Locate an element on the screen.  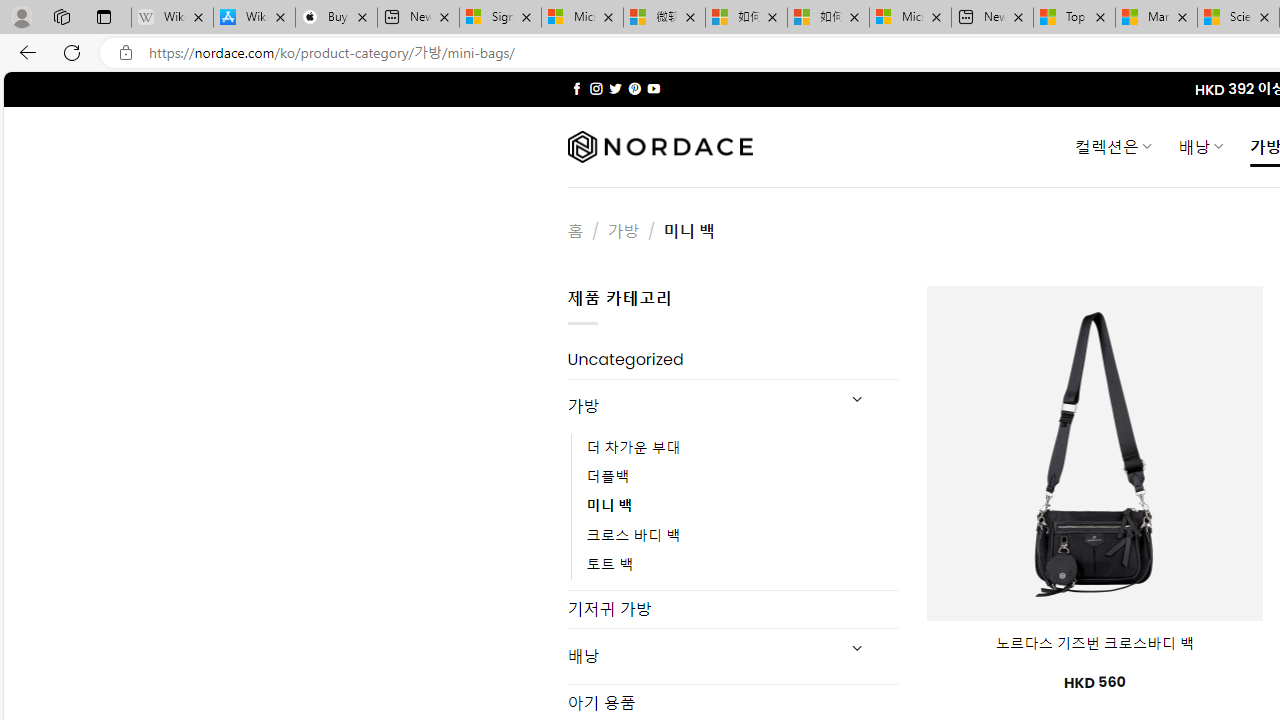
'Top Stories - MSN' is located at coordinates (1073, 17).